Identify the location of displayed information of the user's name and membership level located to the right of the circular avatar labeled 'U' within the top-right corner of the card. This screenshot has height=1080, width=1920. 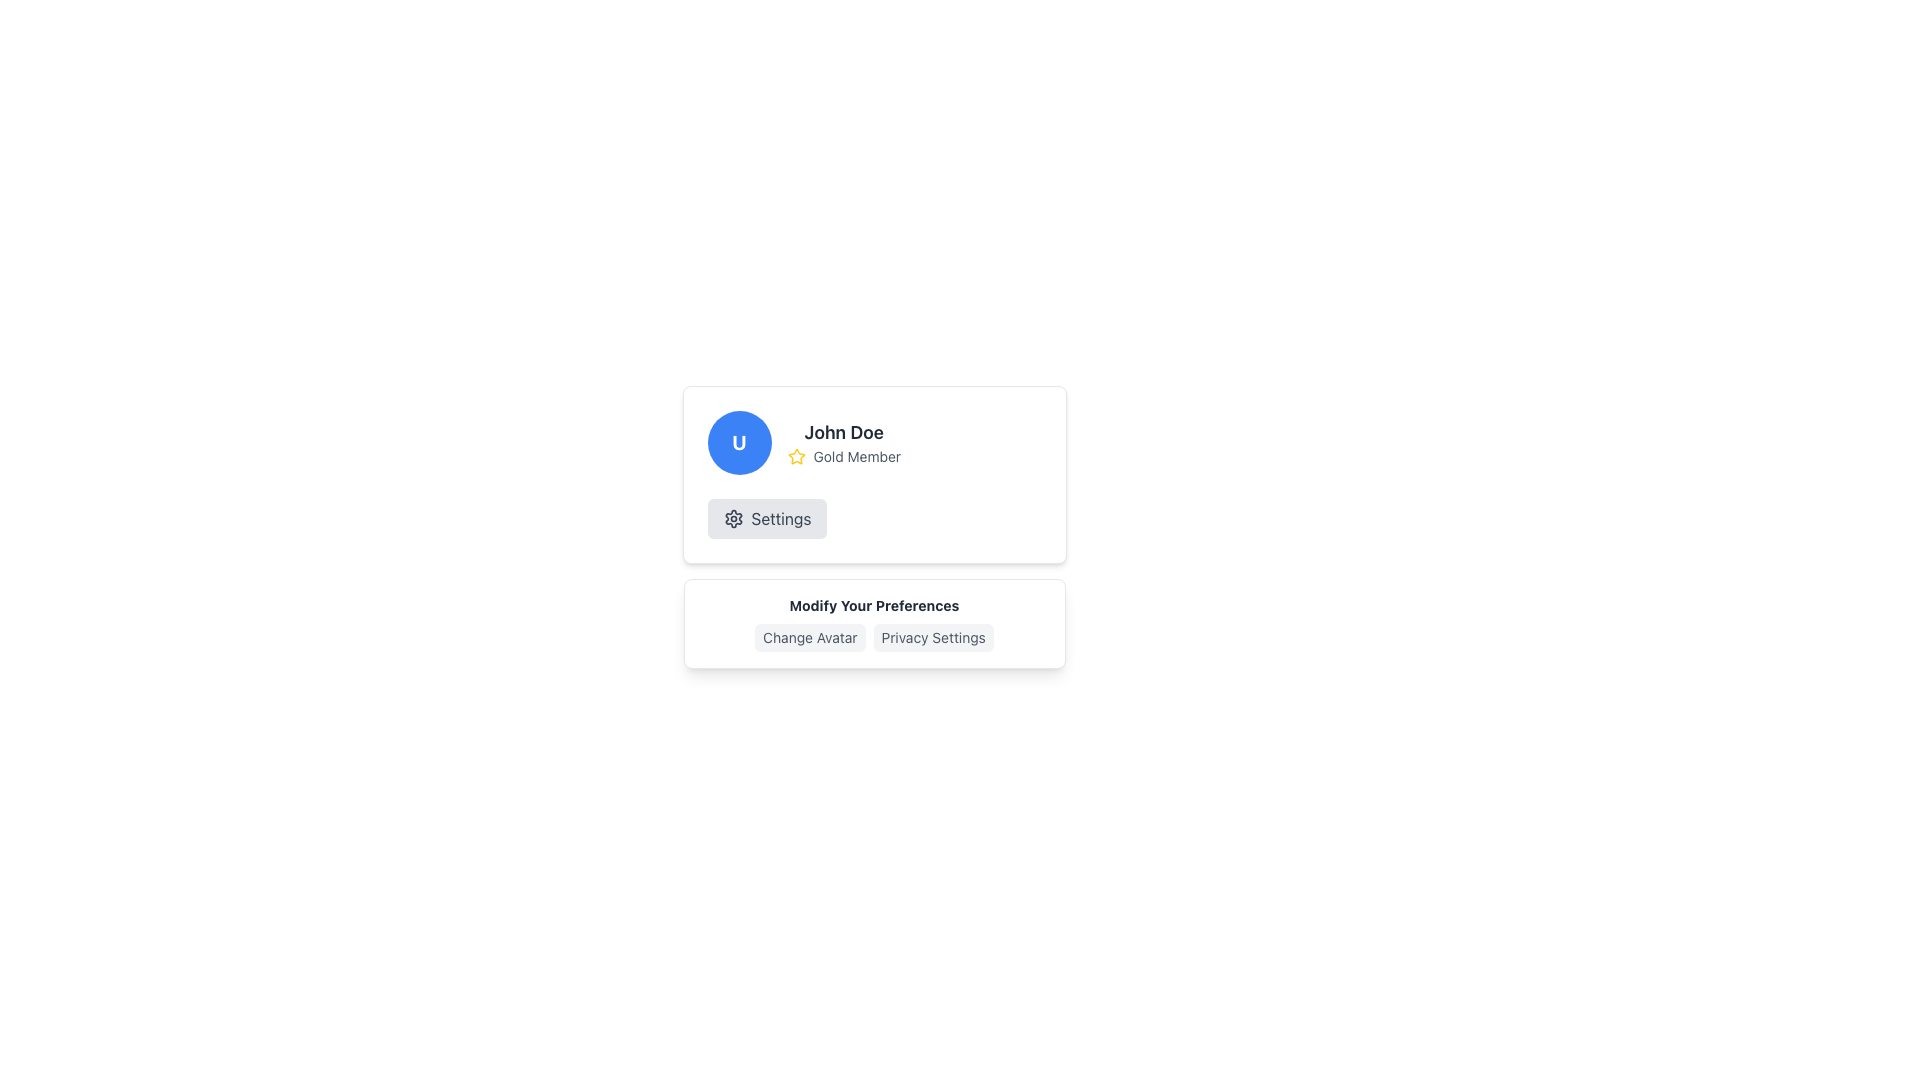
(844, 442).